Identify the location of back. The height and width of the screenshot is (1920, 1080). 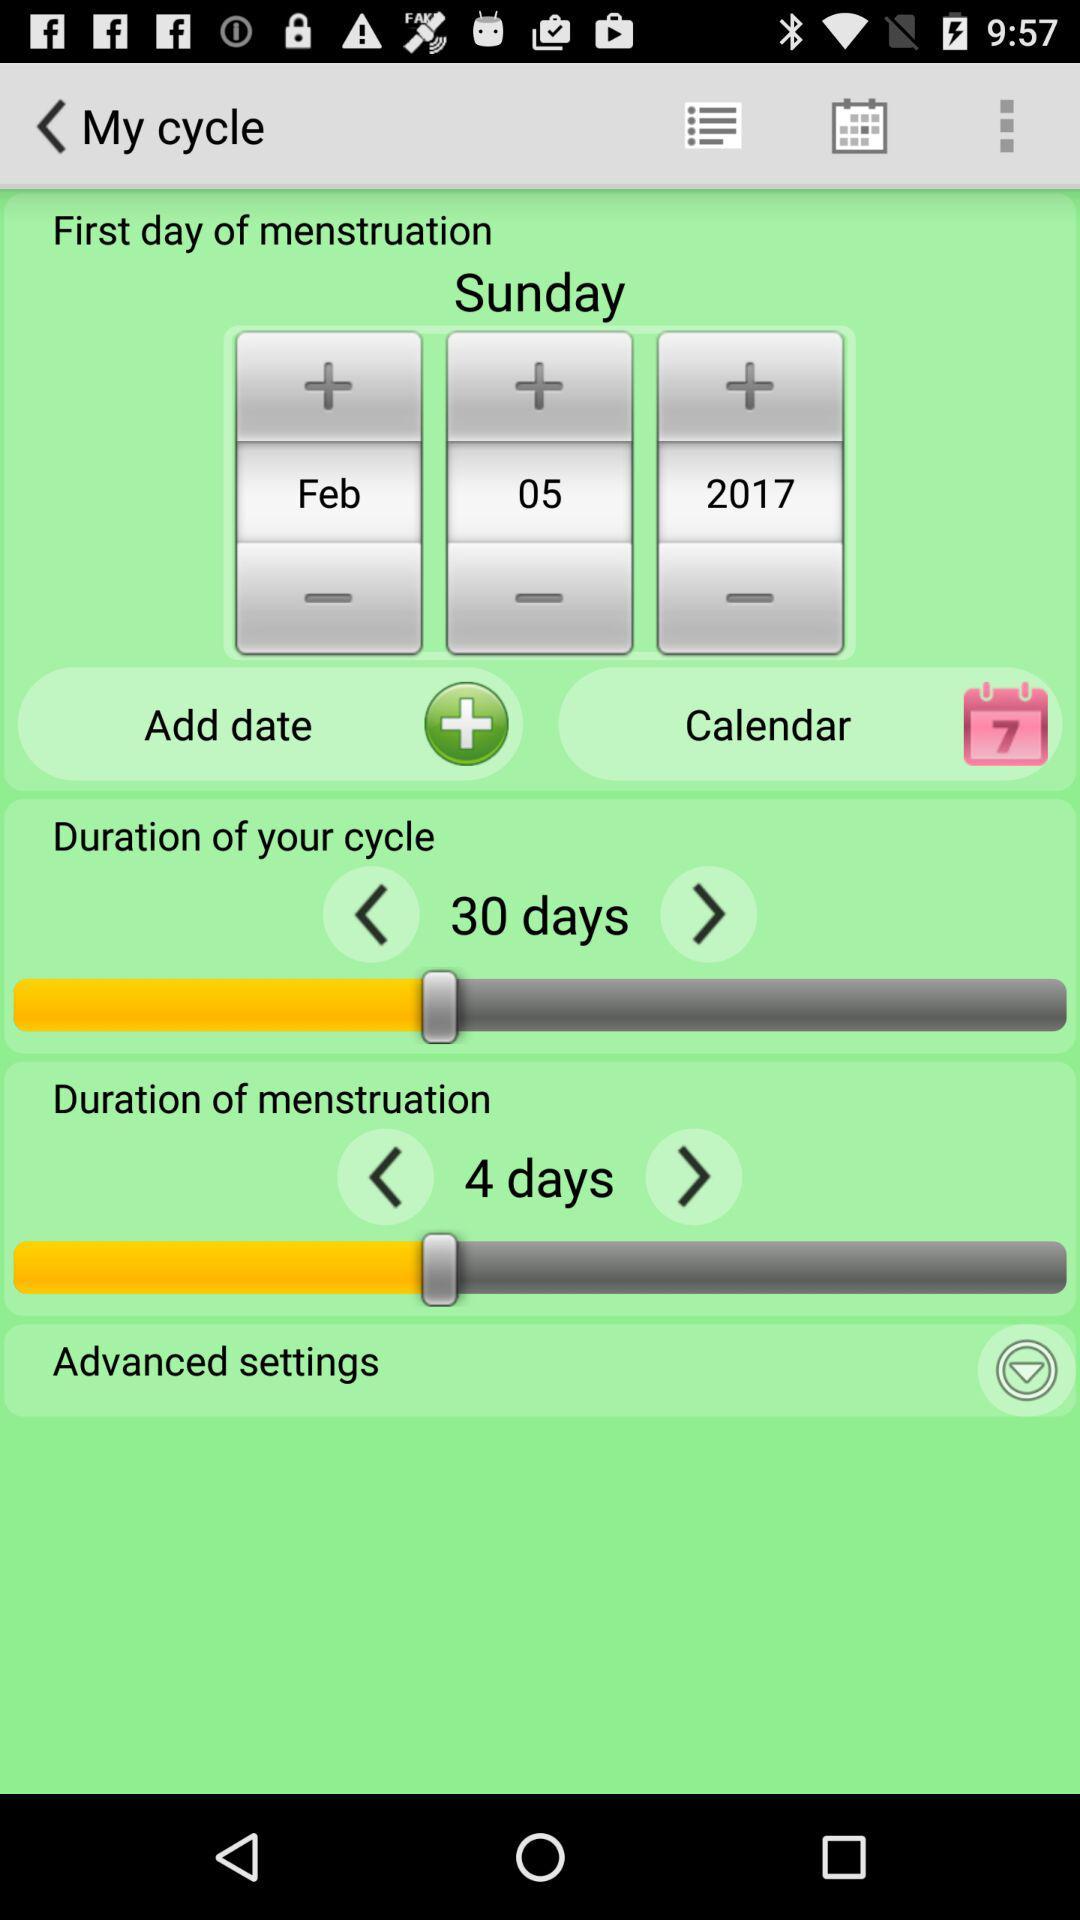
(371, 913).